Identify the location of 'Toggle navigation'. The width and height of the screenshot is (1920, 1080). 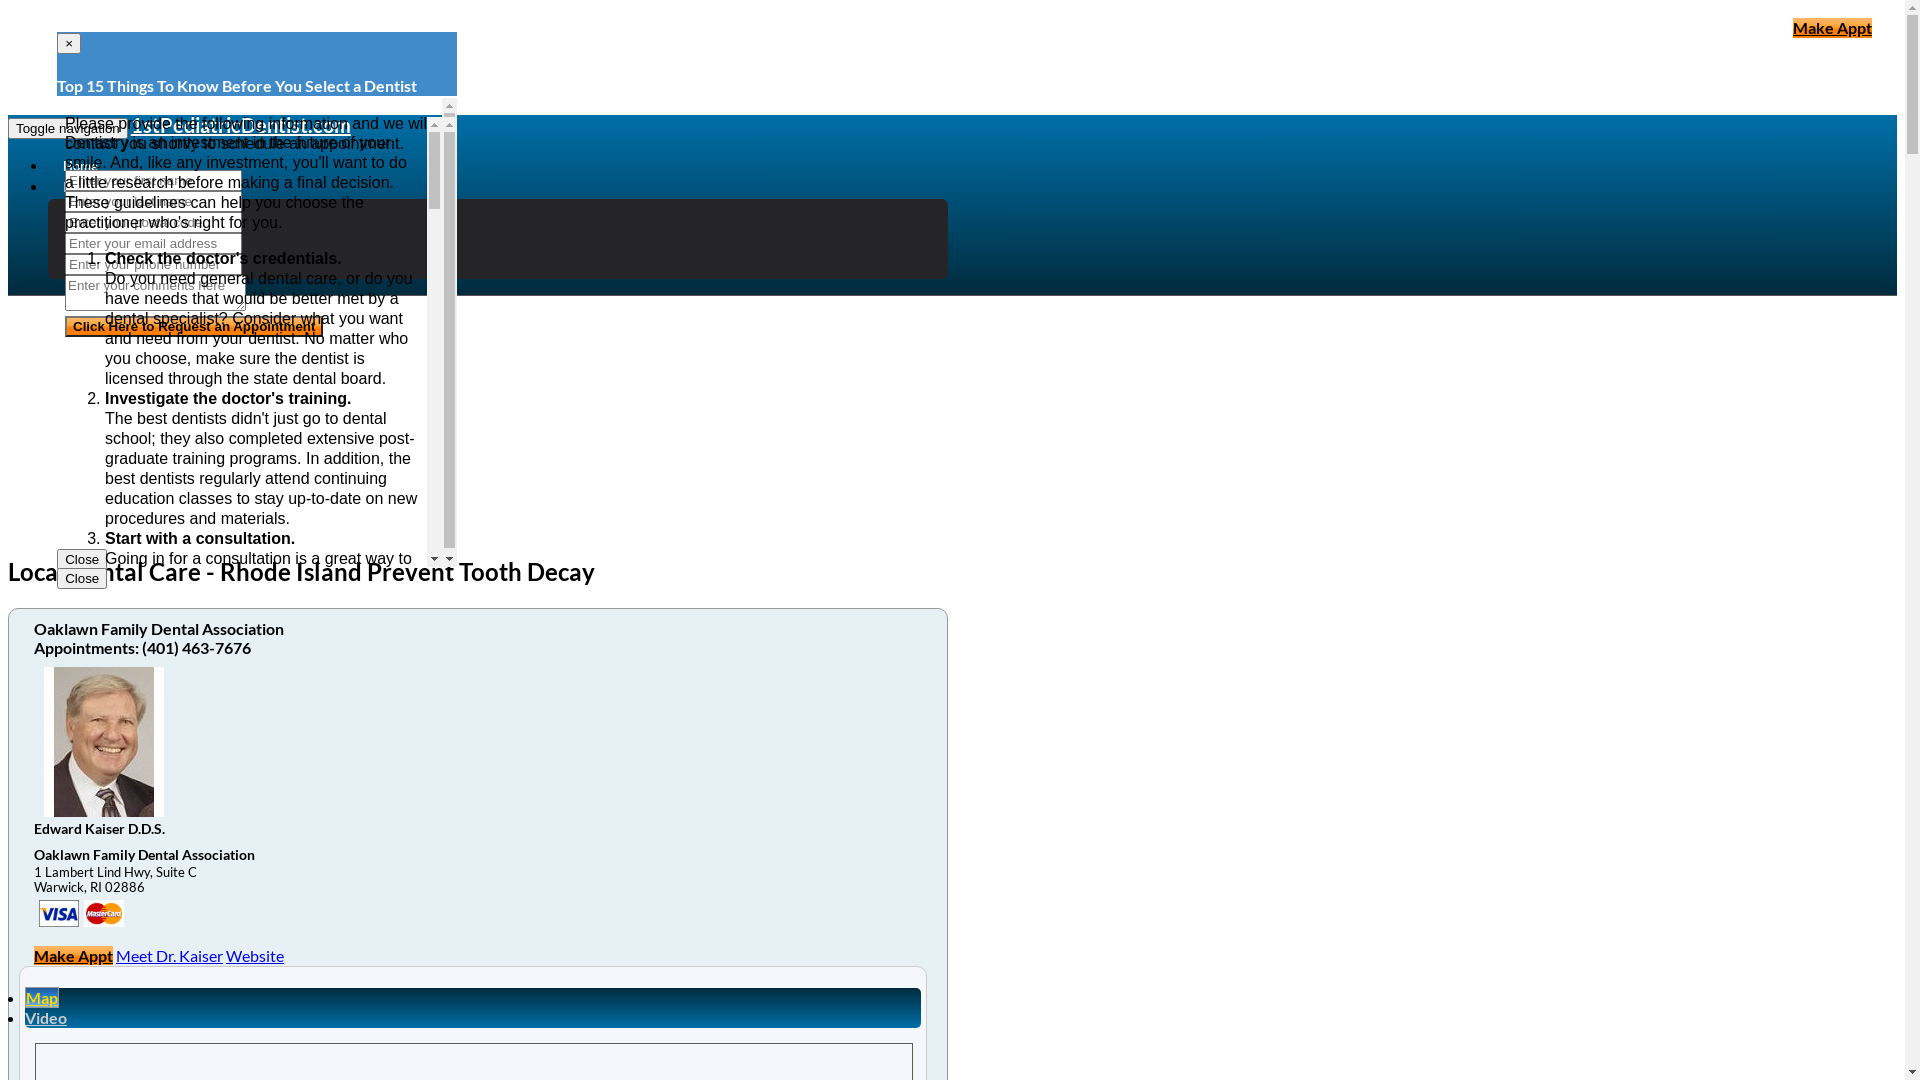
(67, 128).